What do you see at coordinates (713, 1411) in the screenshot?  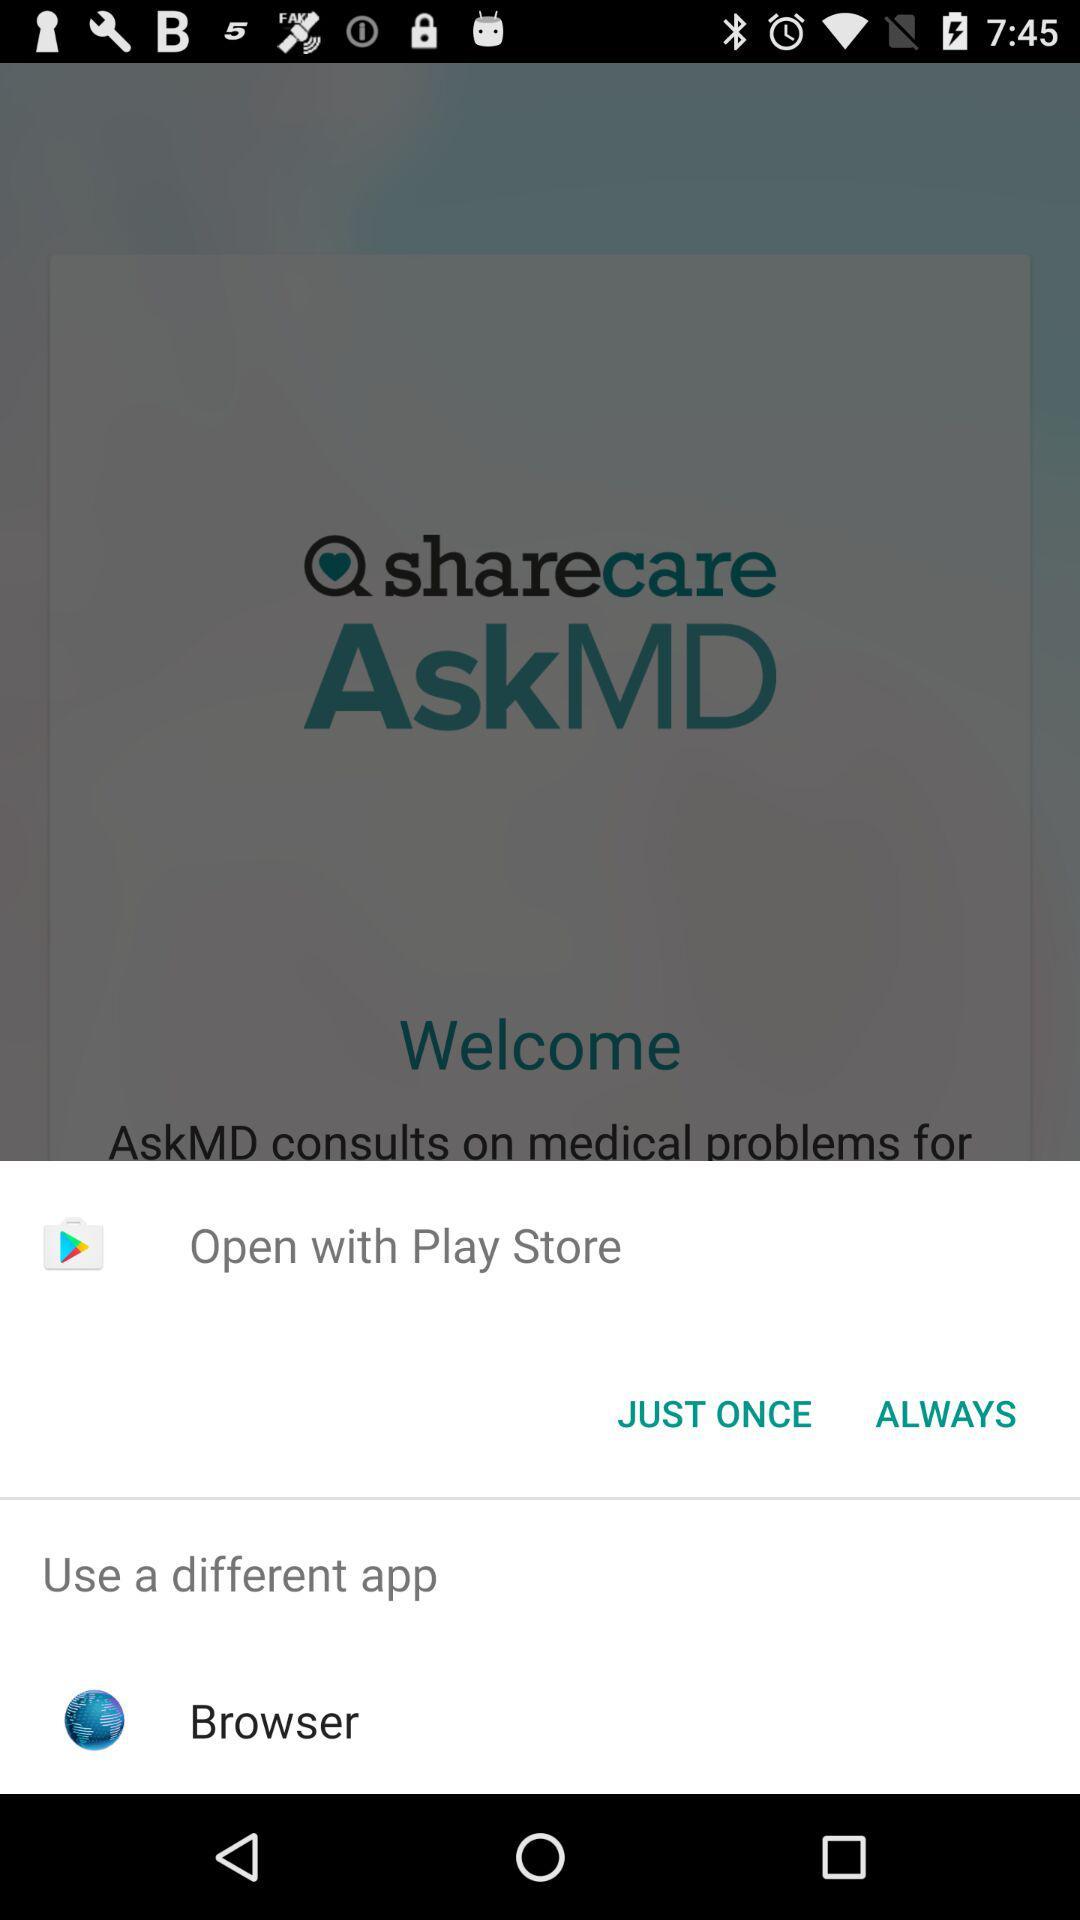 I see `the just once button` at bounding box center [713, 1411].